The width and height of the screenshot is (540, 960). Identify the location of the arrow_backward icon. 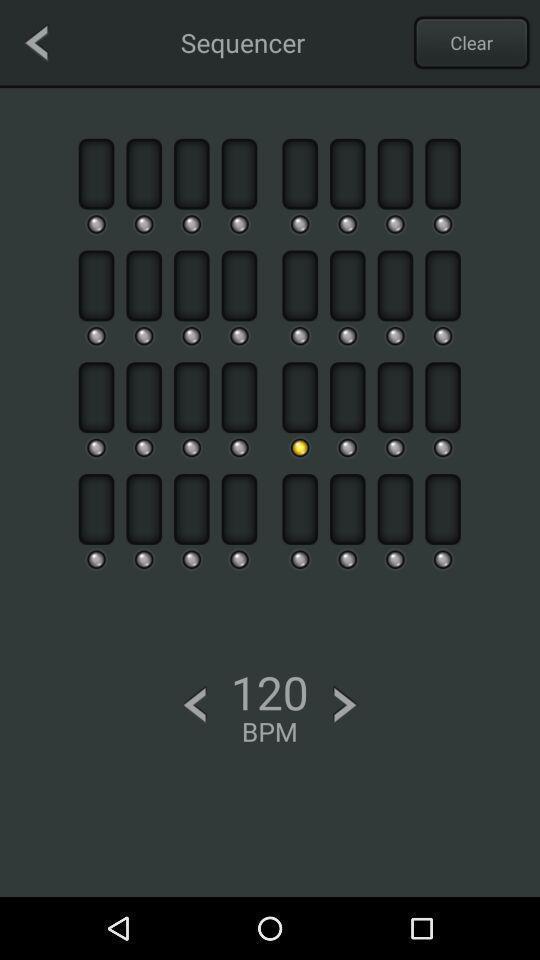
(36, 41).